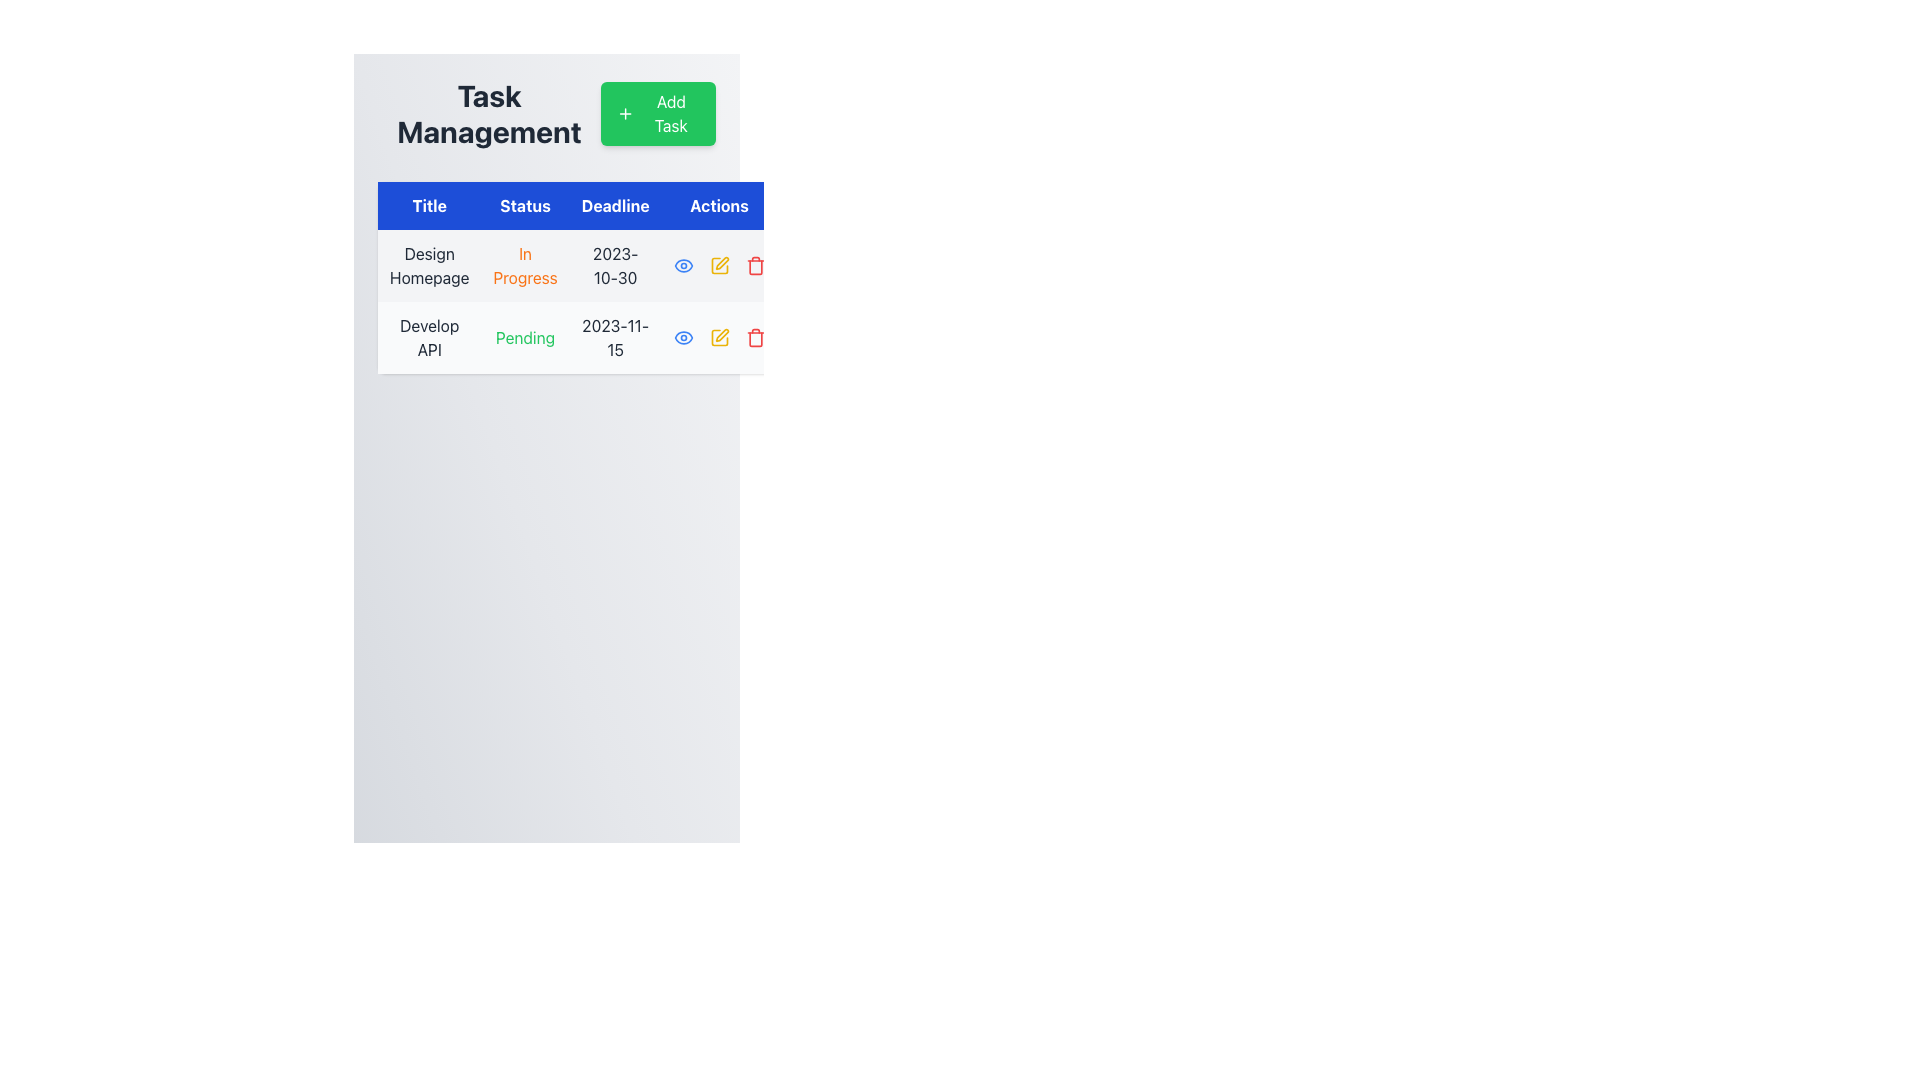 Image resolution: width=1920 pixels, height=1080 pixels. Describe the element at coordinates (721, 262) in the screenshot. I see `the yellow pencil icon button located in the 'Actions' column of the second row in the task management table` at that location.